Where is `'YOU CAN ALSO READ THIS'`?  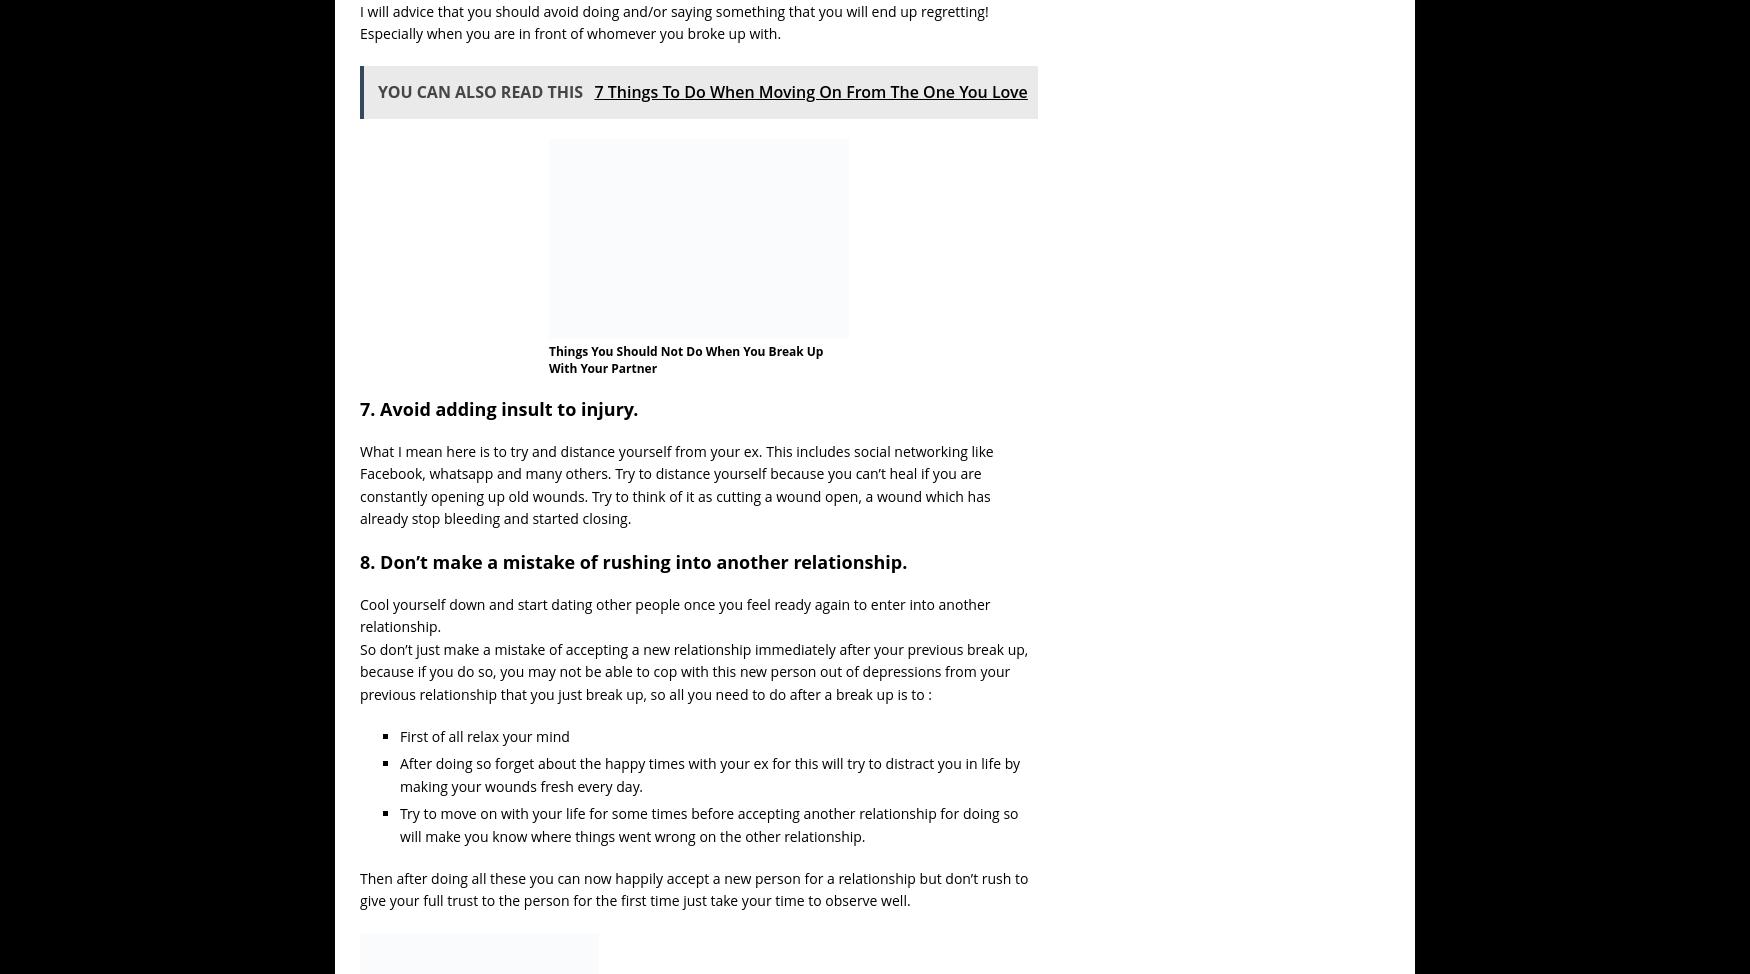
'YOU CAN ALSO READ THIS' is located at coordinates (482, 89).